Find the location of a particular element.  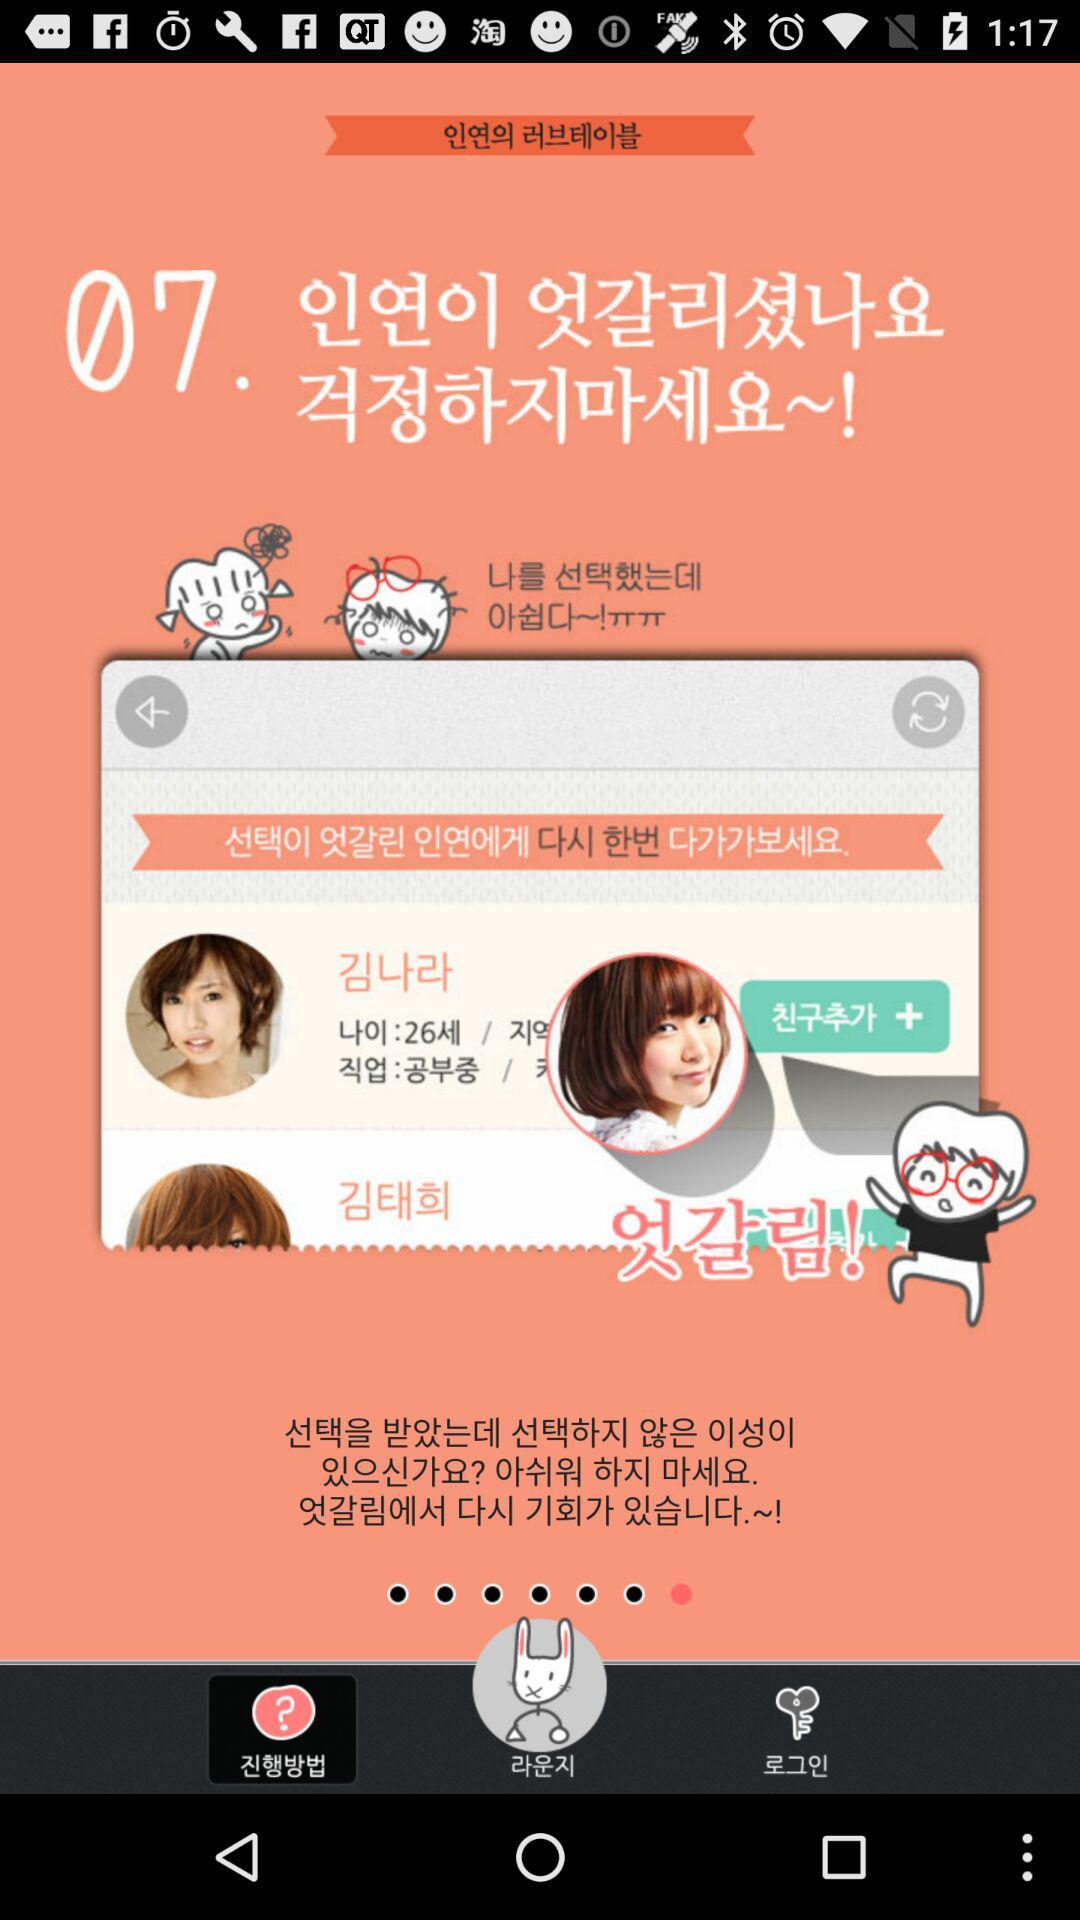

previous page is located at coordinates (634, 1593).